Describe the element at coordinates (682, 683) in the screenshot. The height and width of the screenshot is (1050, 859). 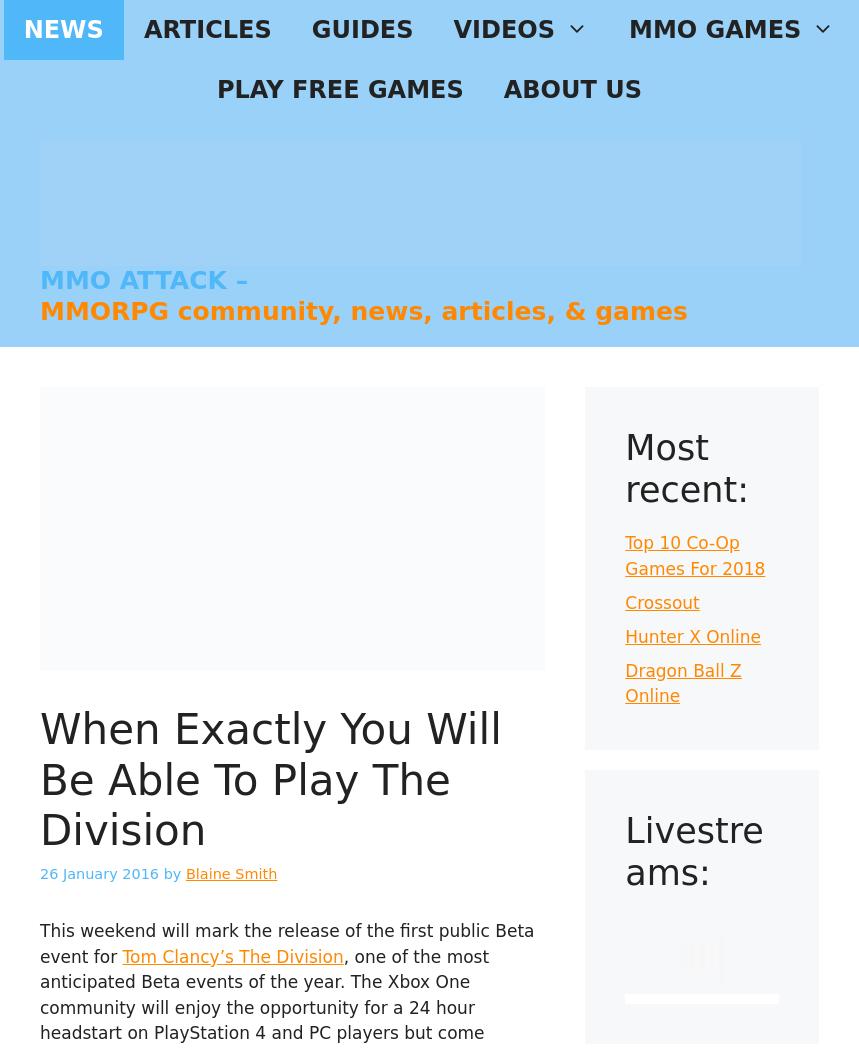
I see `'Dragon Ball Z Online'` at that location.